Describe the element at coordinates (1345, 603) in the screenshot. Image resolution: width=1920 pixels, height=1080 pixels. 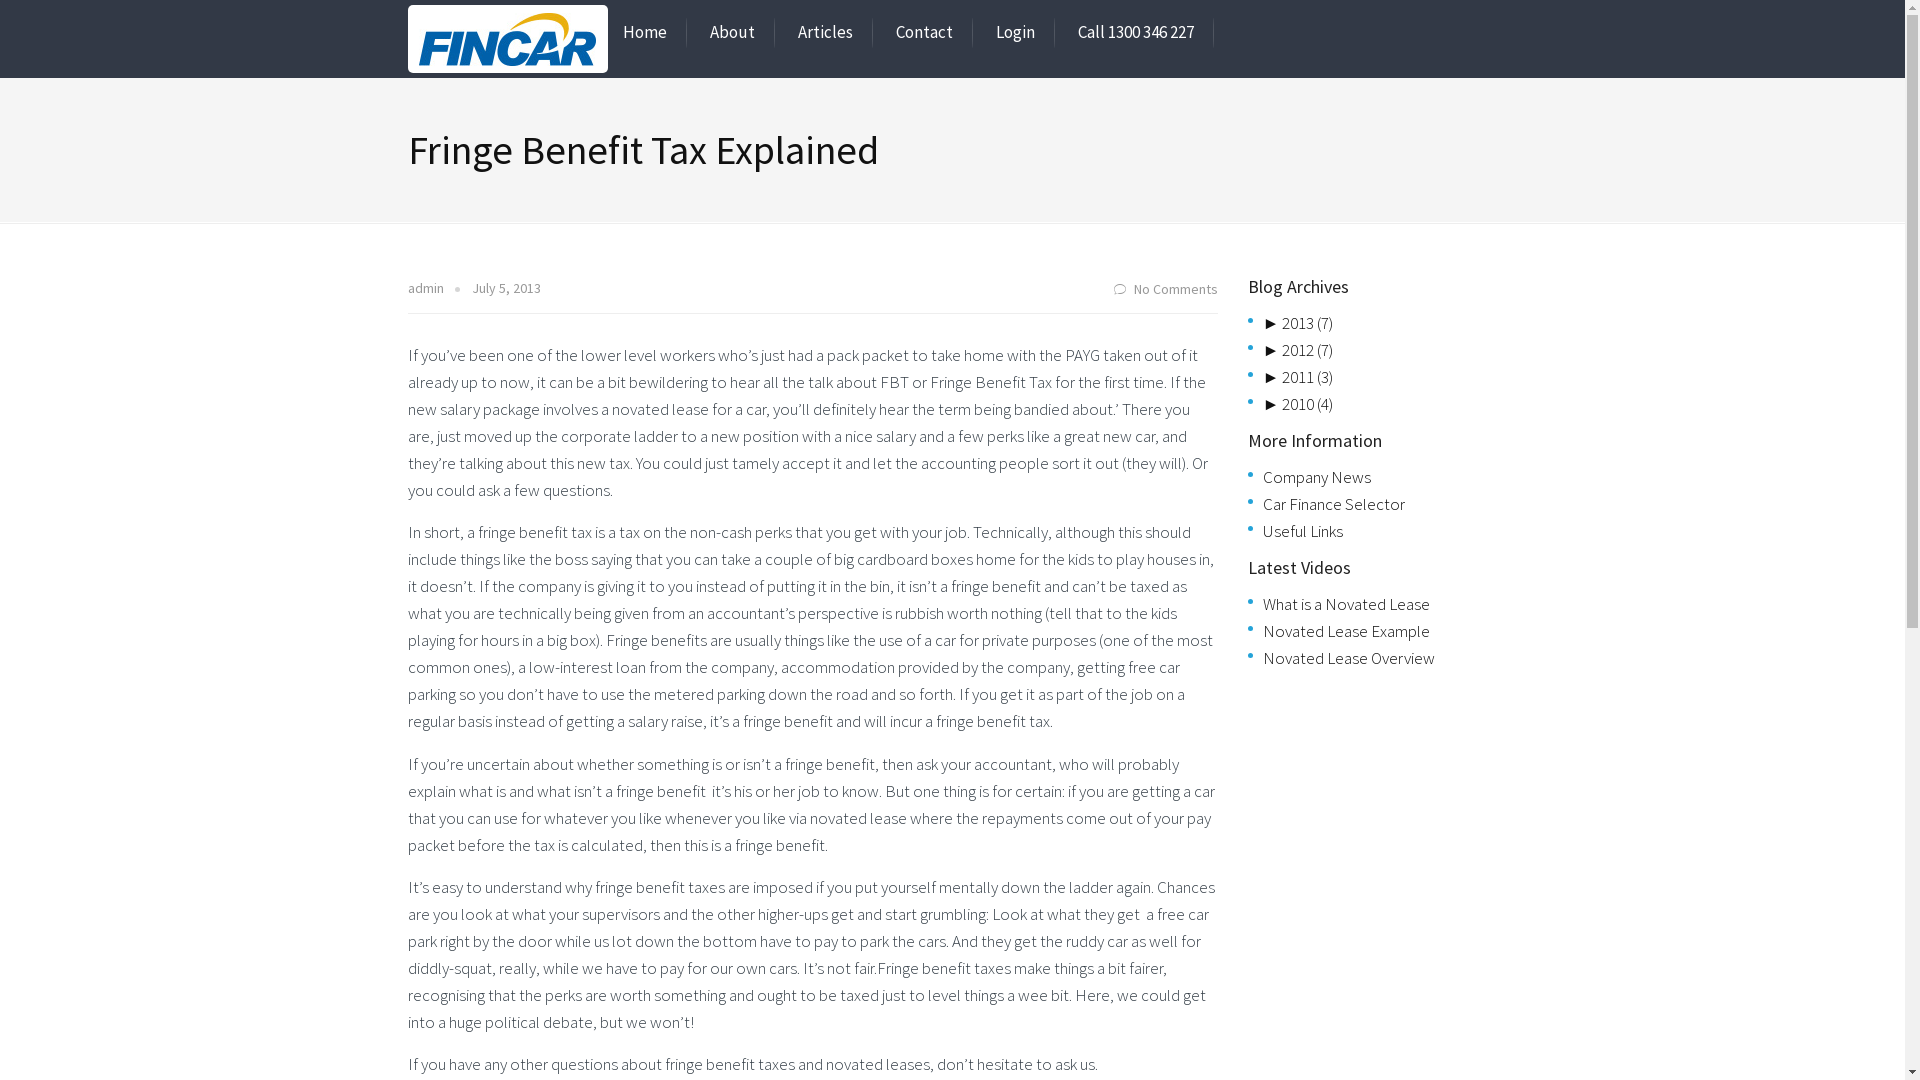
I see `'What is a Novated Lease'` at that location.